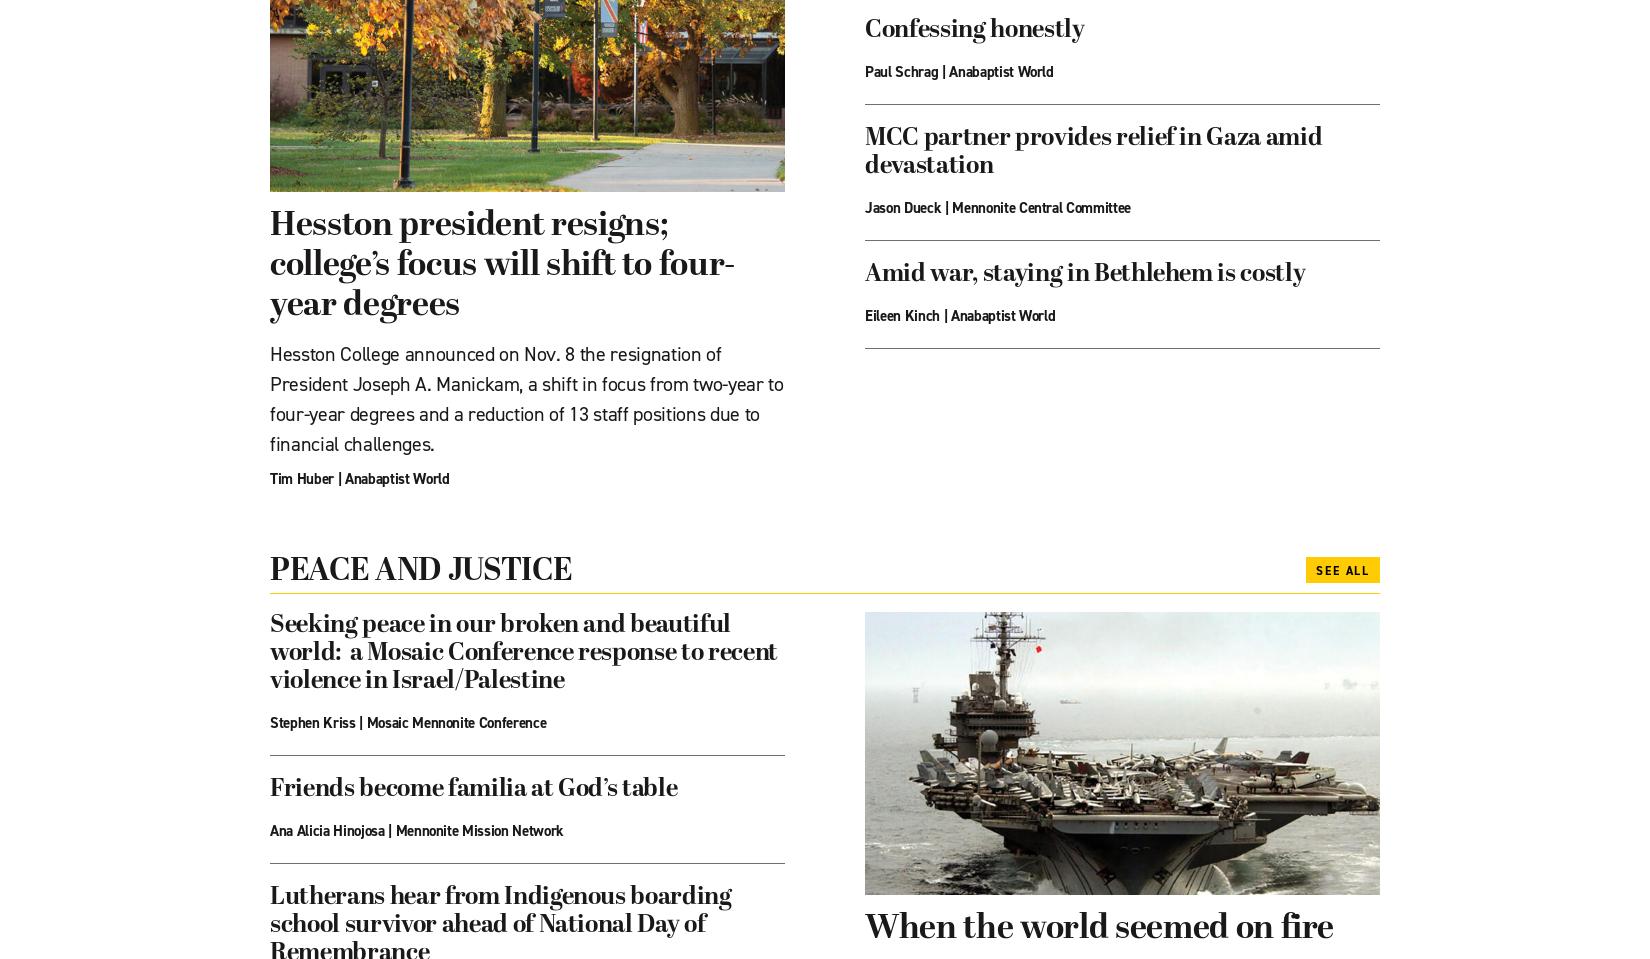  Describe the element at coordinates (902, 314) in the screenshot. I see `'Eileen Kinch'` at that location.